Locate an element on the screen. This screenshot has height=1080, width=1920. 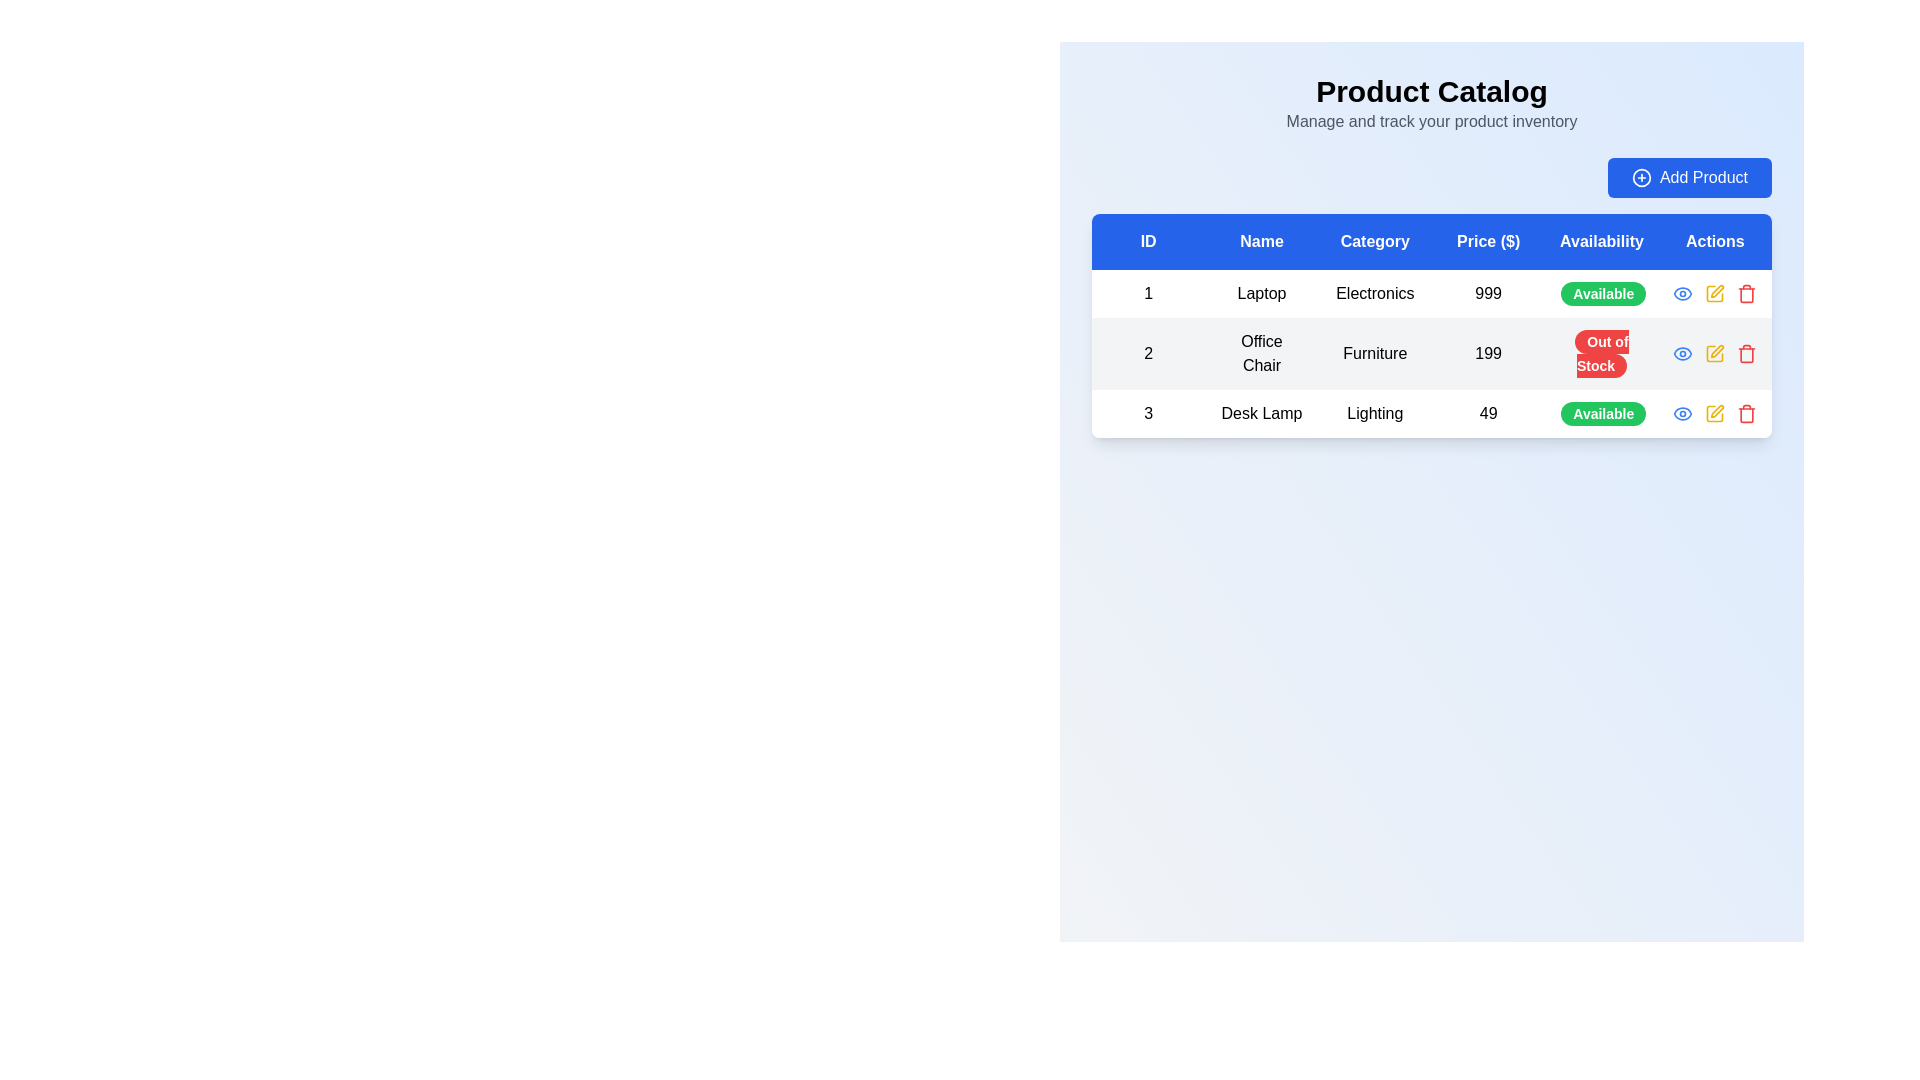
the trash can icon button, which is the third icon in the 'Actions' column of the table is located at coordinates (1746, 414).